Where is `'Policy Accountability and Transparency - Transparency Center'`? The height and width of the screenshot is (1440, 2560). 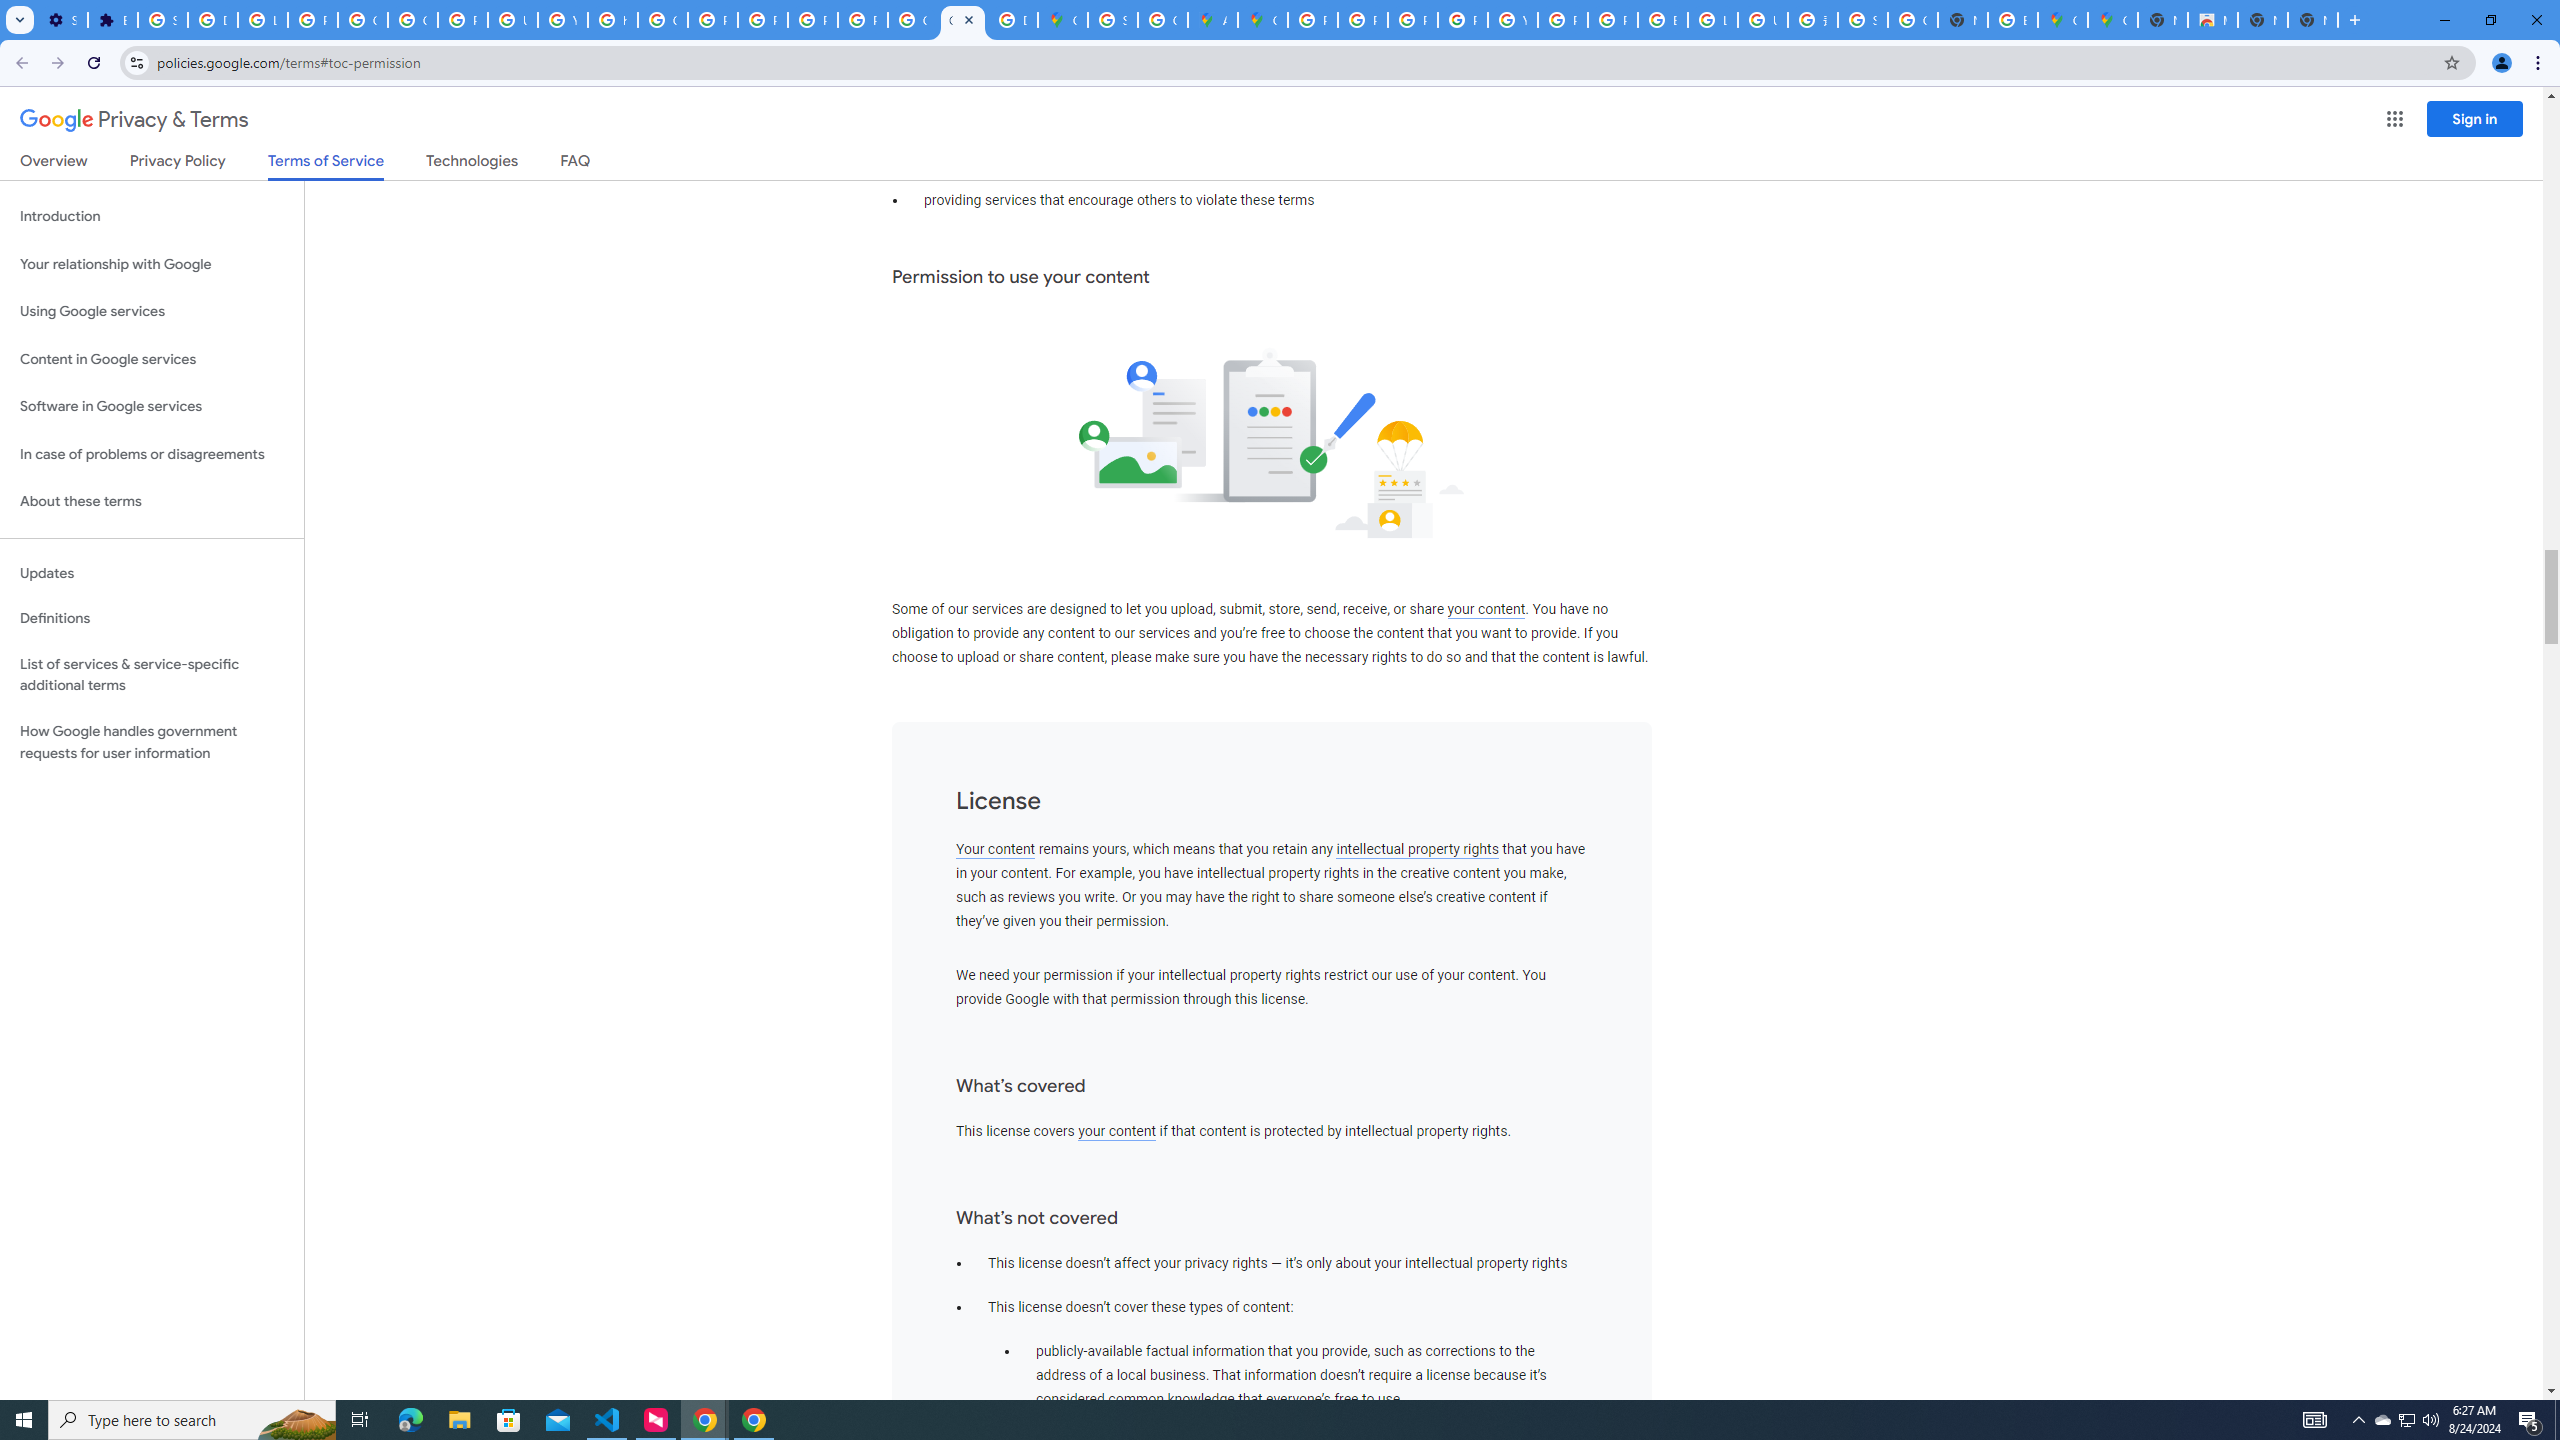 'Policy Accountability and Transparency - Transparency Center' is located at coordinates (1312, 19).